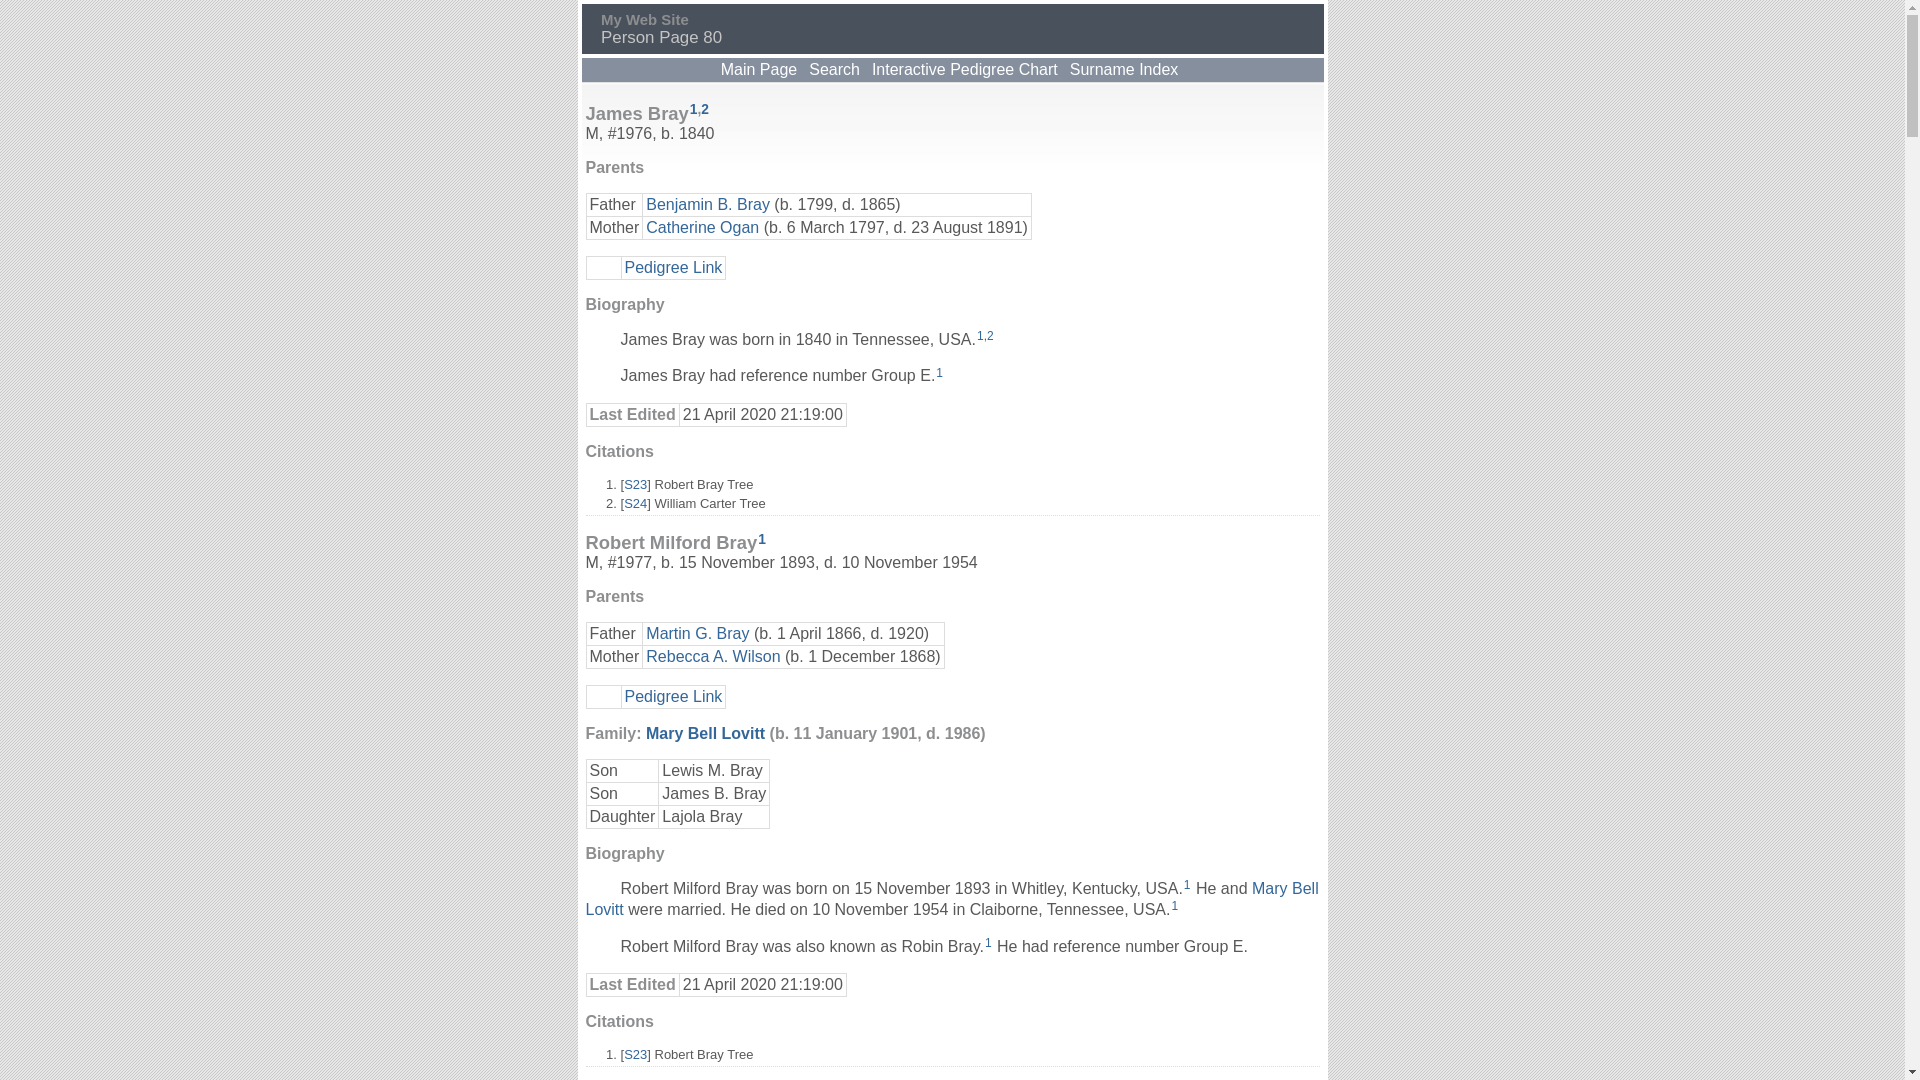  What do you see at coordinates (1124, 68) in the screenshot?
I see `'Surname Index'` at bounding box center [1124, 68].